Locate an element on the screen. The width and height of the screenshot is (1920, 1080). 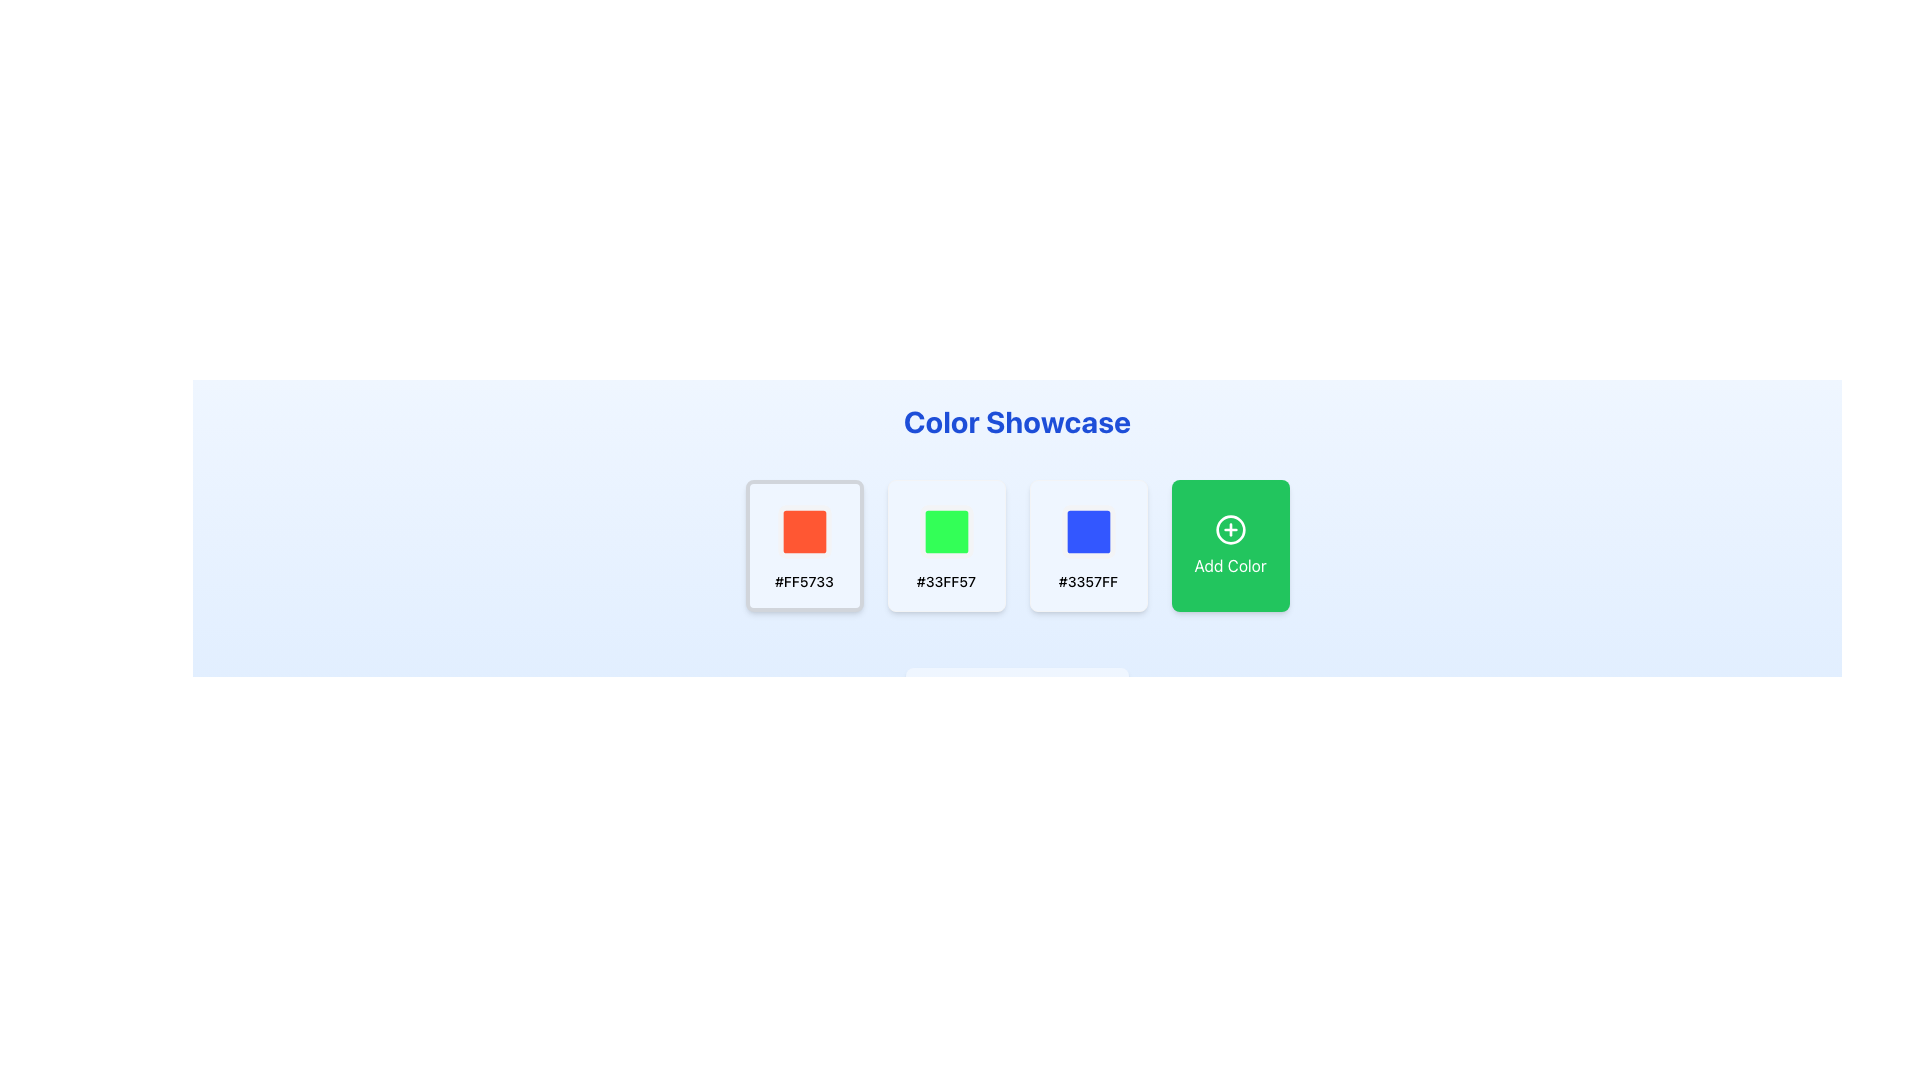
the icon inside the green button labeled 'Add Color' located in the bottom-right section of the button row is located at coordinates (1229, 528).